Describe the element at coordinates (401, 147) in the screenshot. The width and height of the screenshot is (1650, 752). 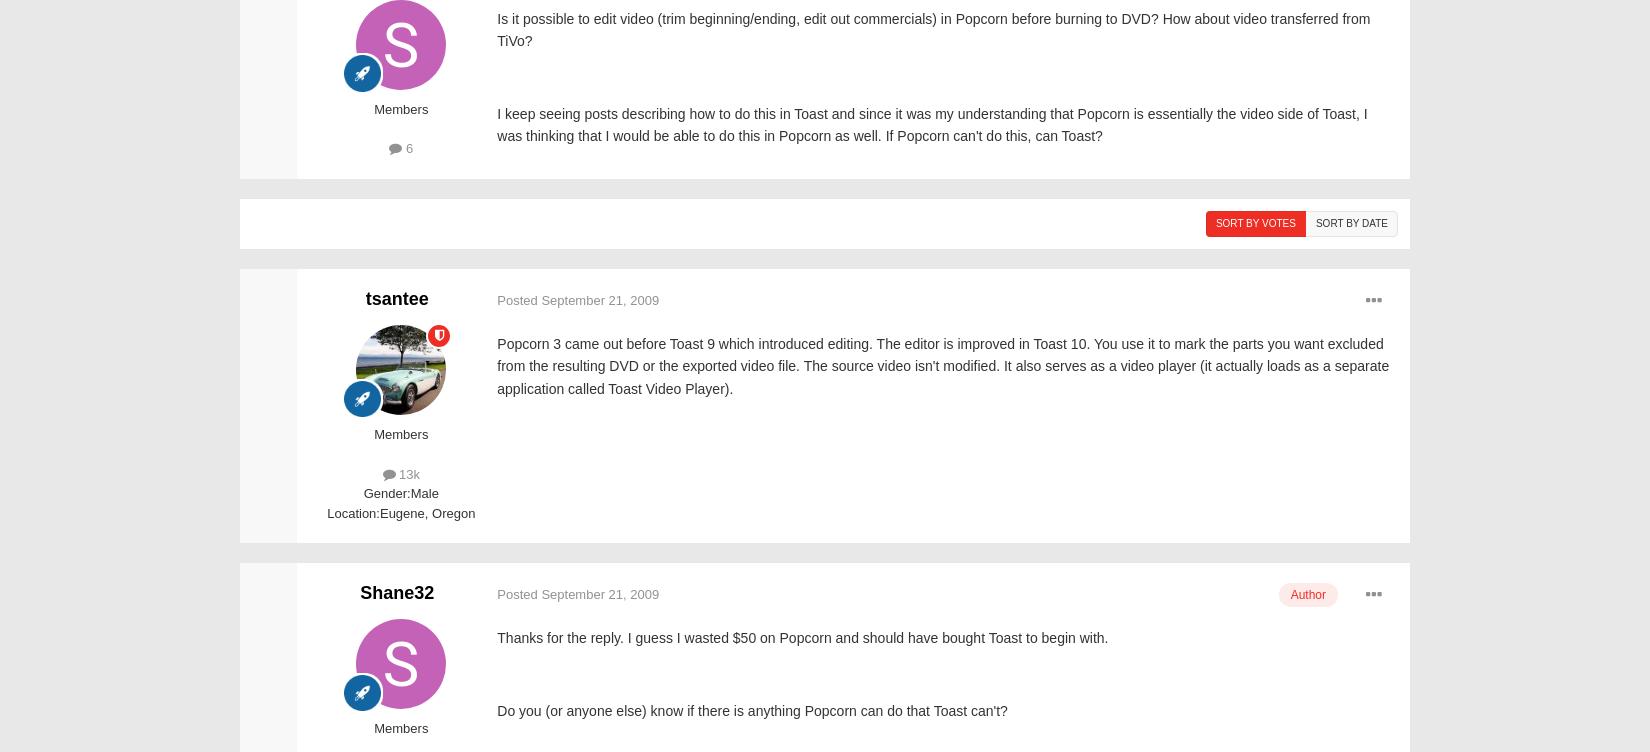
I see `'6'` at that location.